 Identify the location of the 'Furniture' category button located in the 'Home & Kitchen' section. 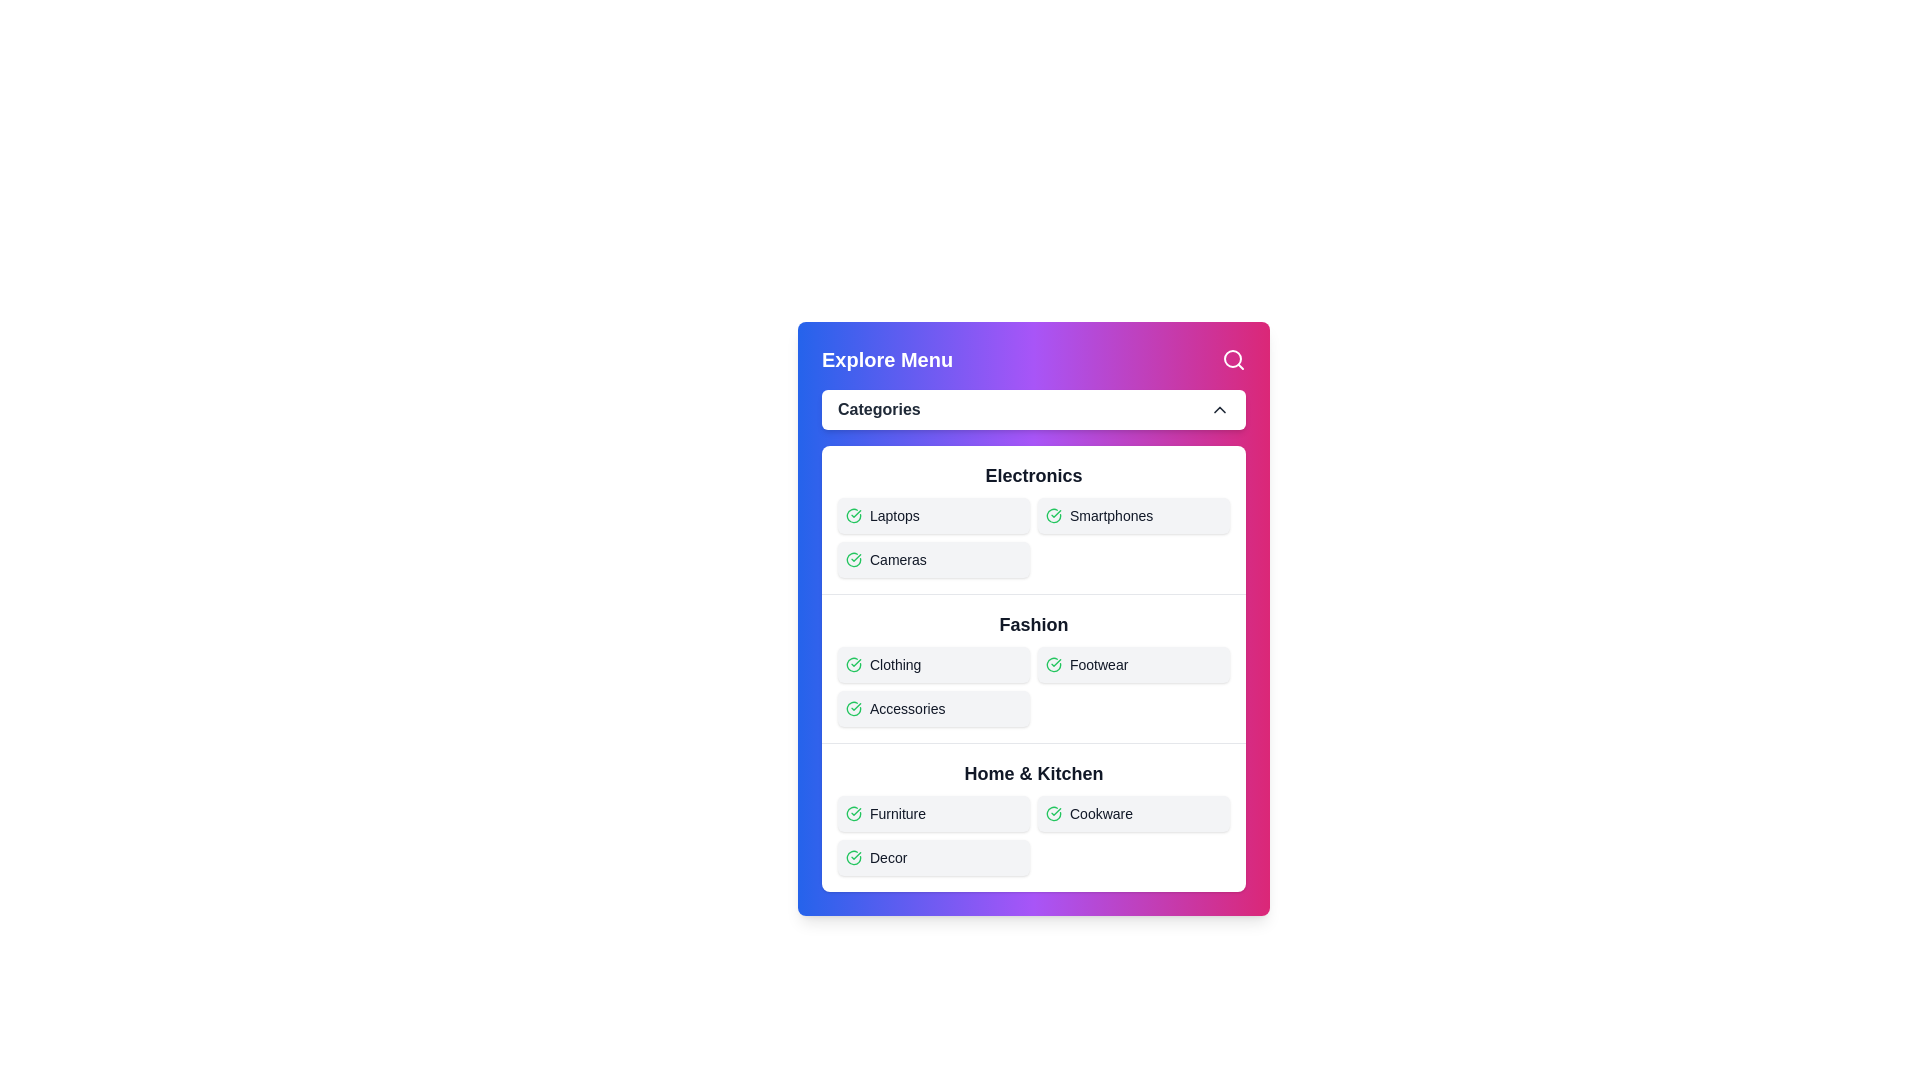
(933, 813).